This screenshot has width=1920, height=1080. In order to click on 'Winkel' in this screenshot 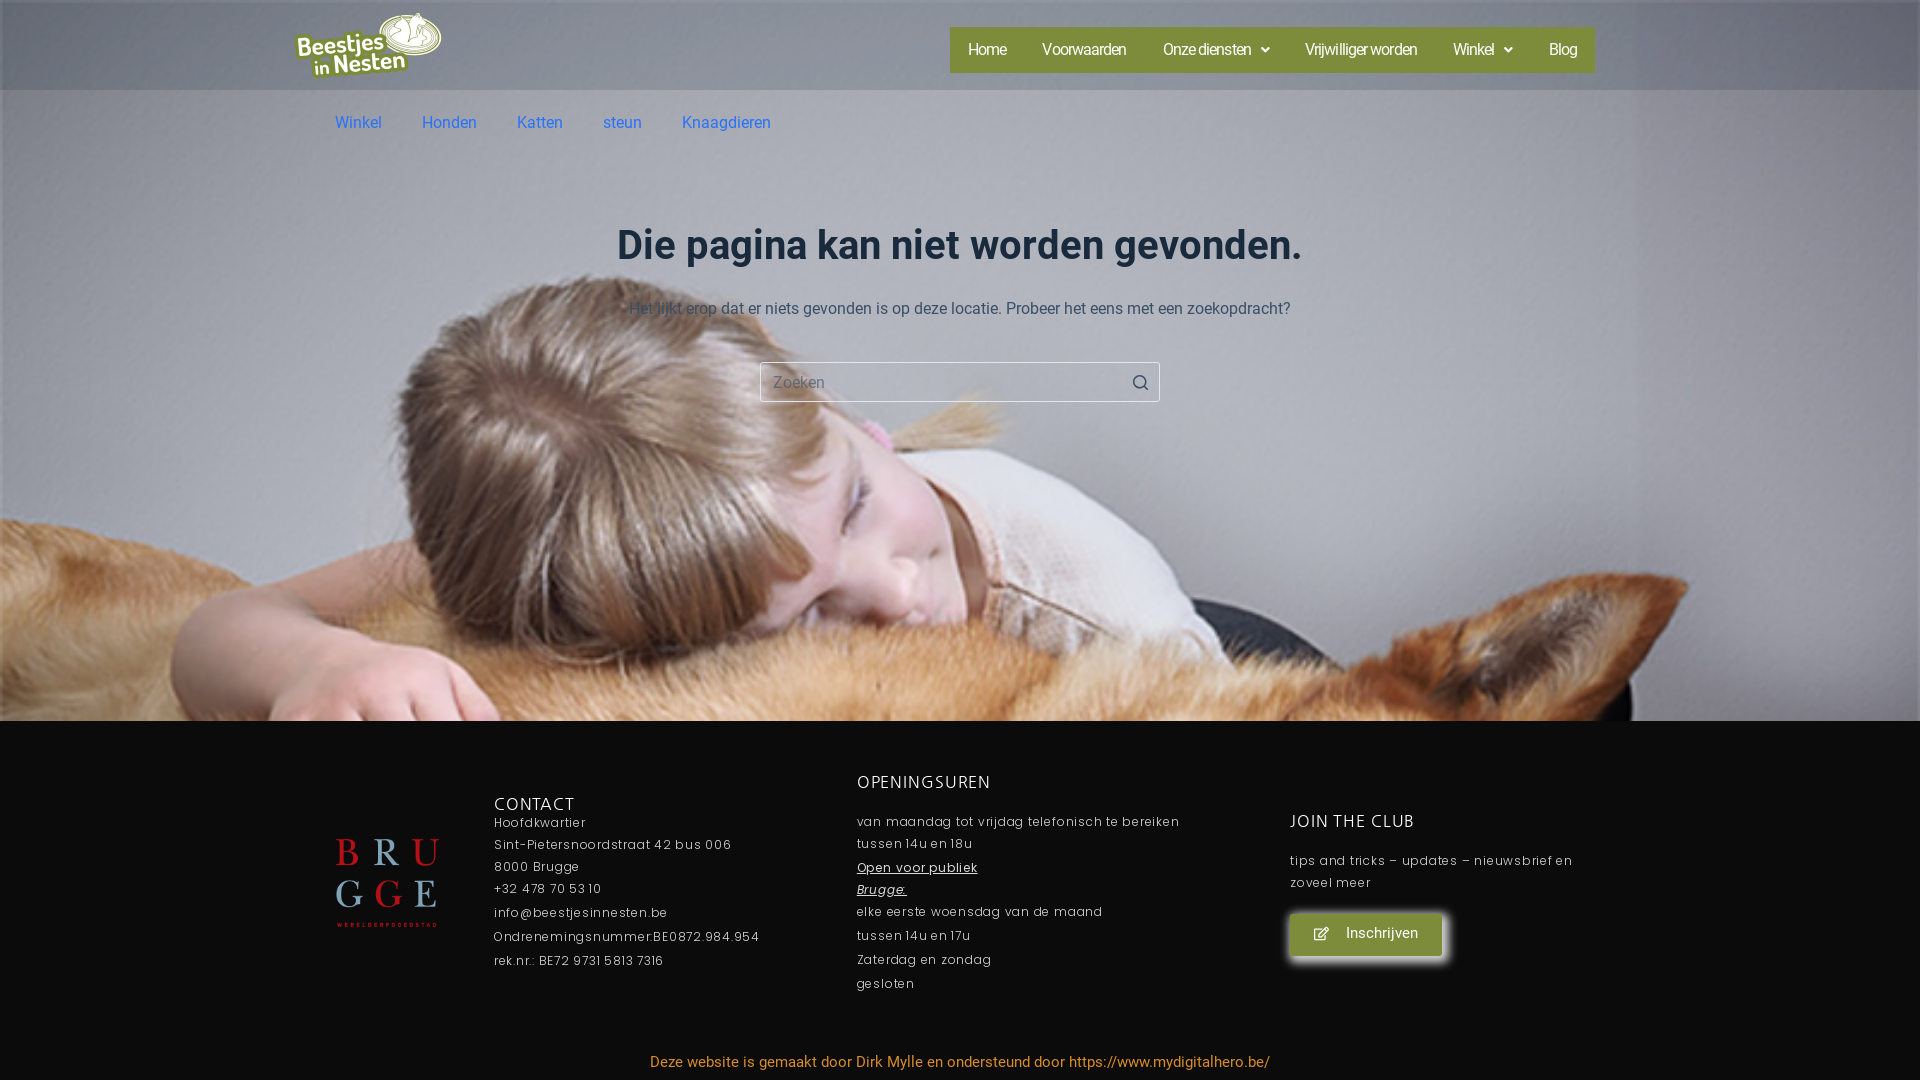, I will do `click(358, 123)`.